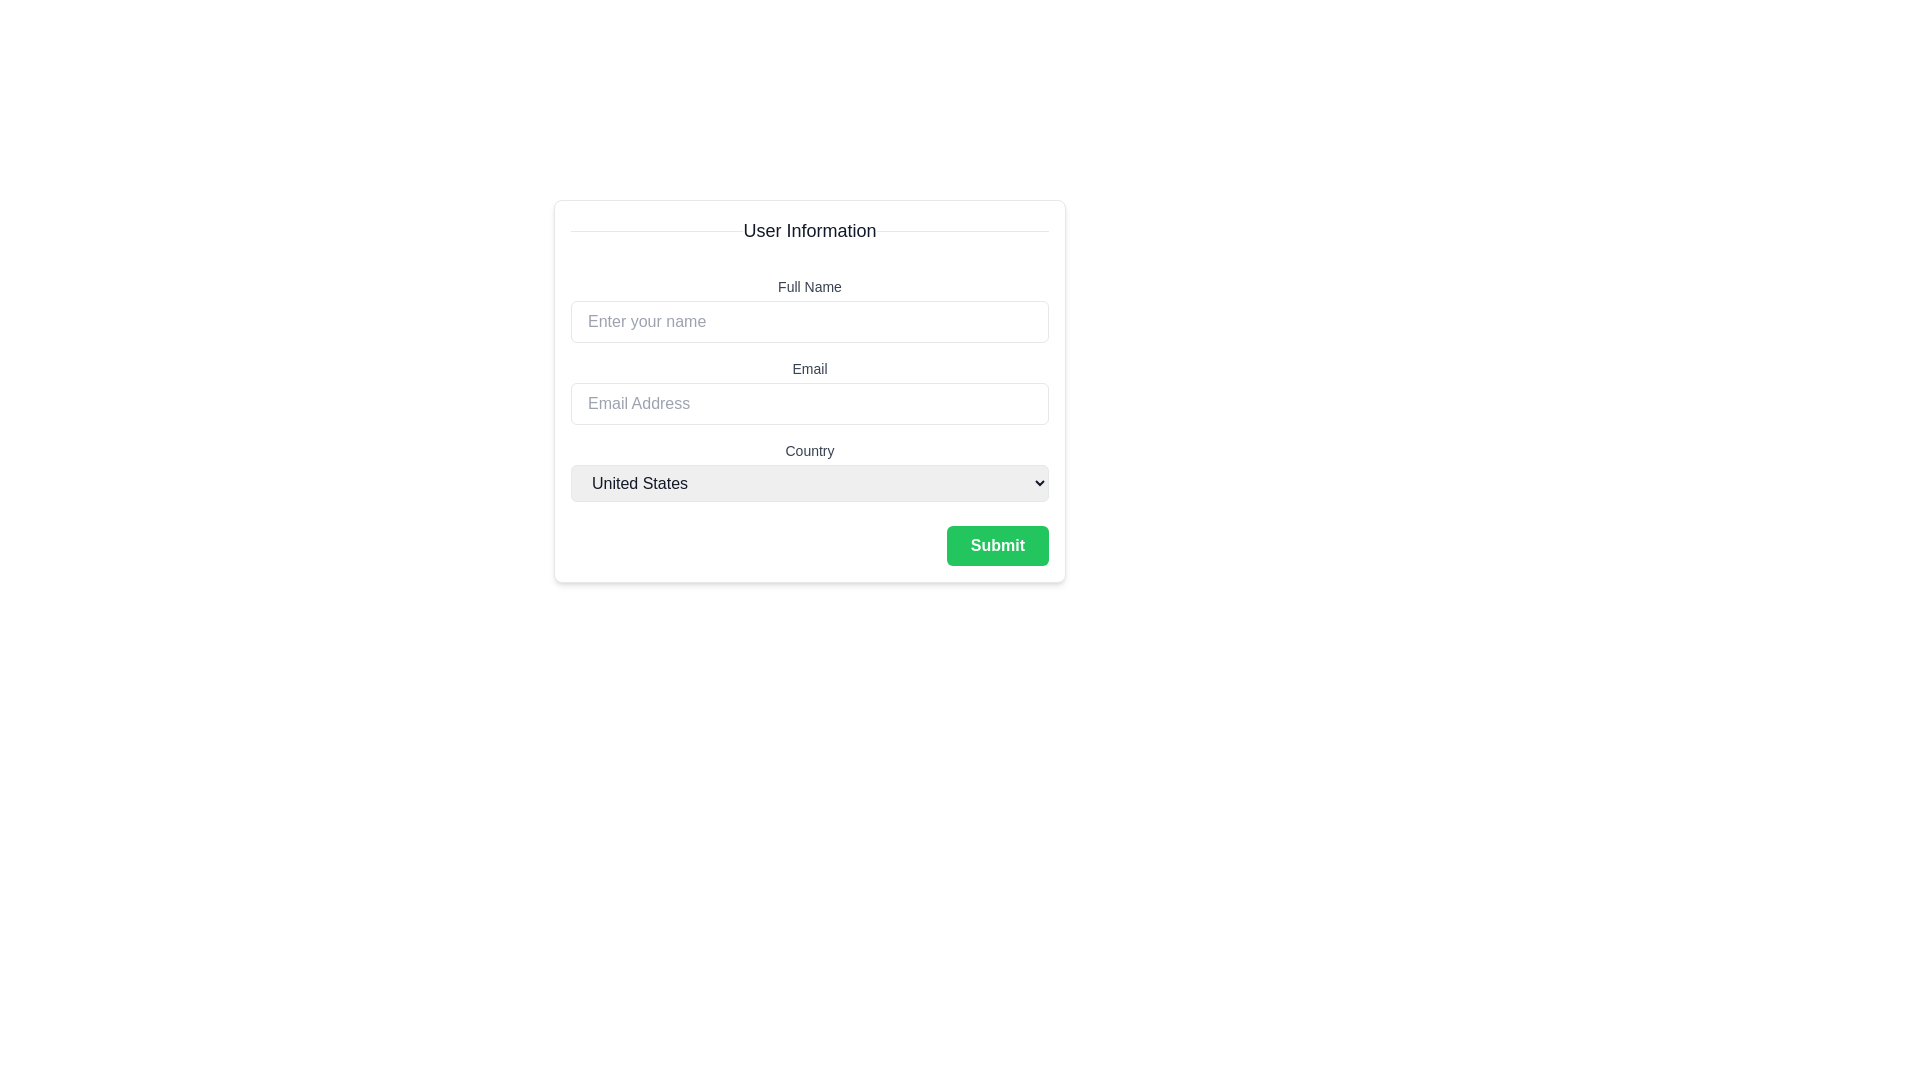 The height and width of the screenshot is (1080, 1920). Describe the element at coordinates (810, 230) in the screenshot. I see `the text label that serves as the heading for the form section containing fields like 'Full Name', 'Email', and 'Country'` at that location.